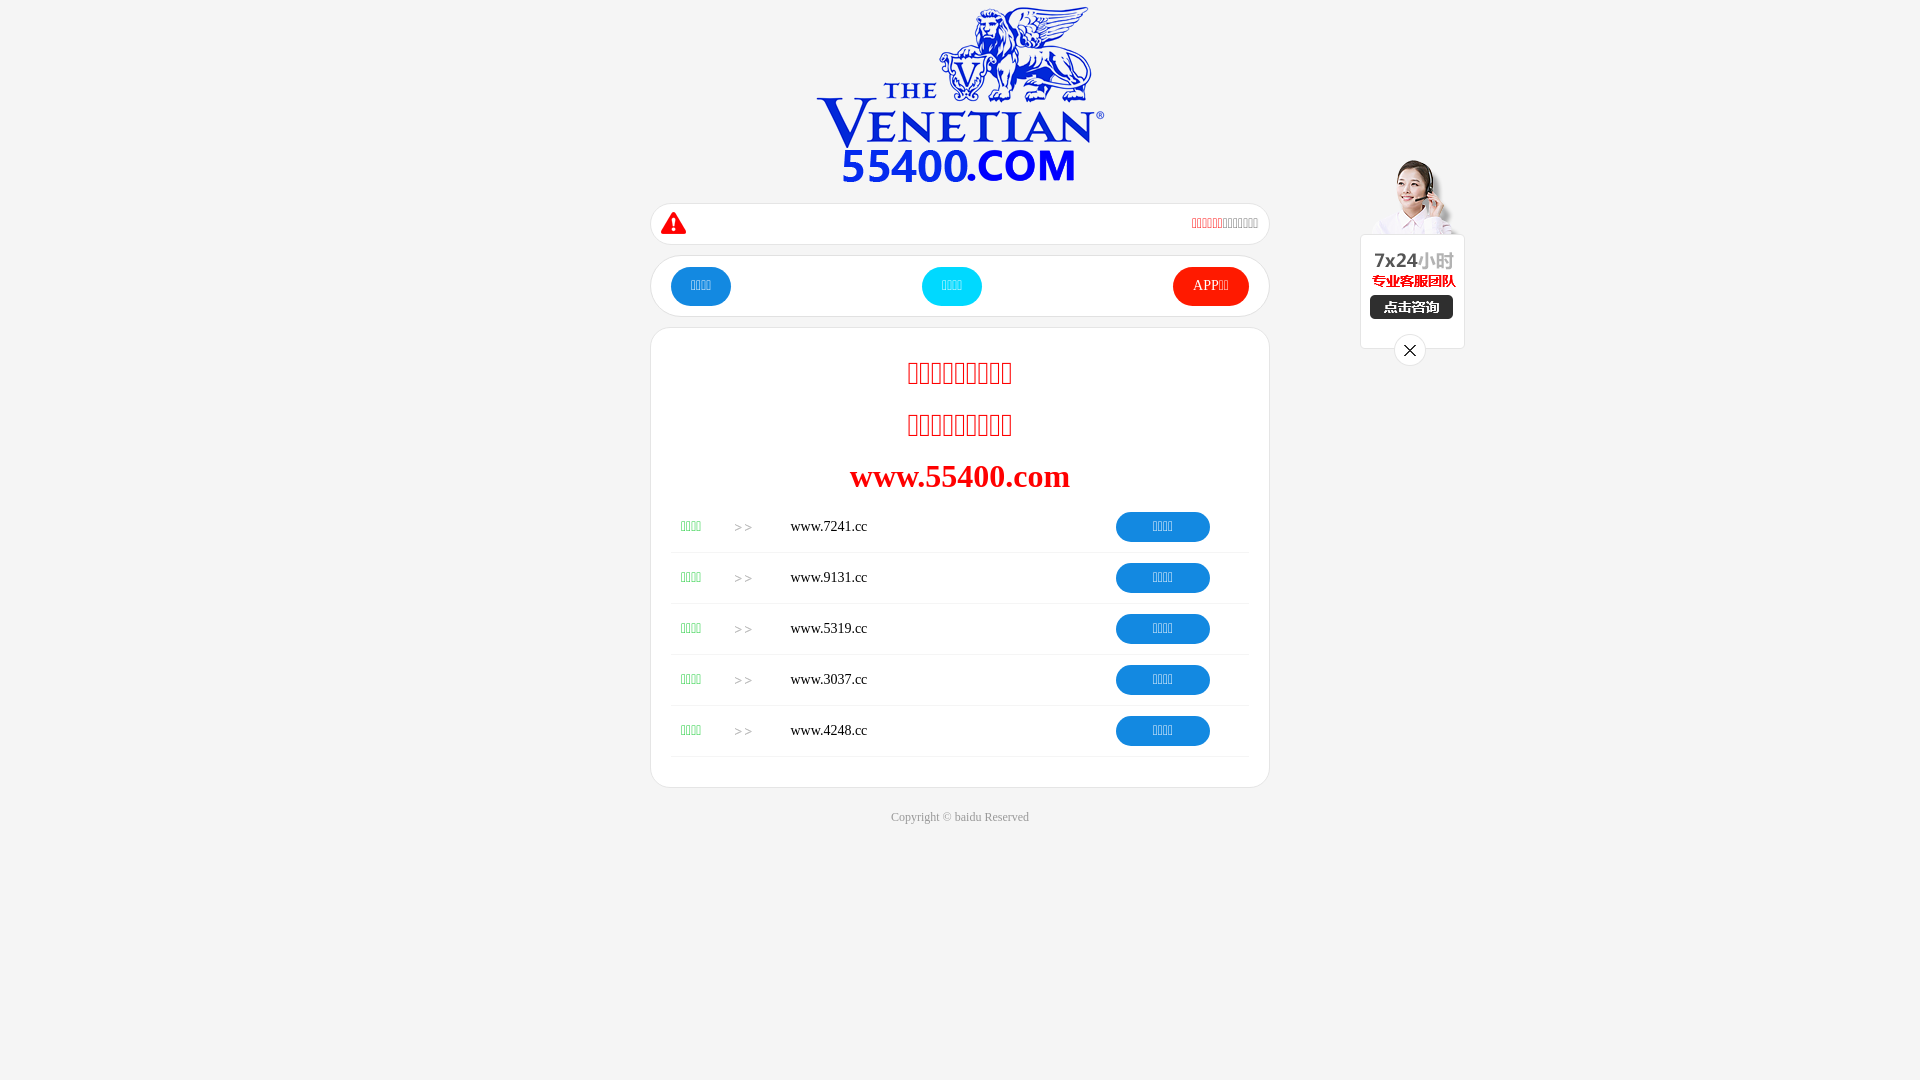 The width and height of the screenshot is (1920, 1080). Describe the element at coordinates (828, 525) in the screenshot. I see `'www.7241.cc'` at that location.